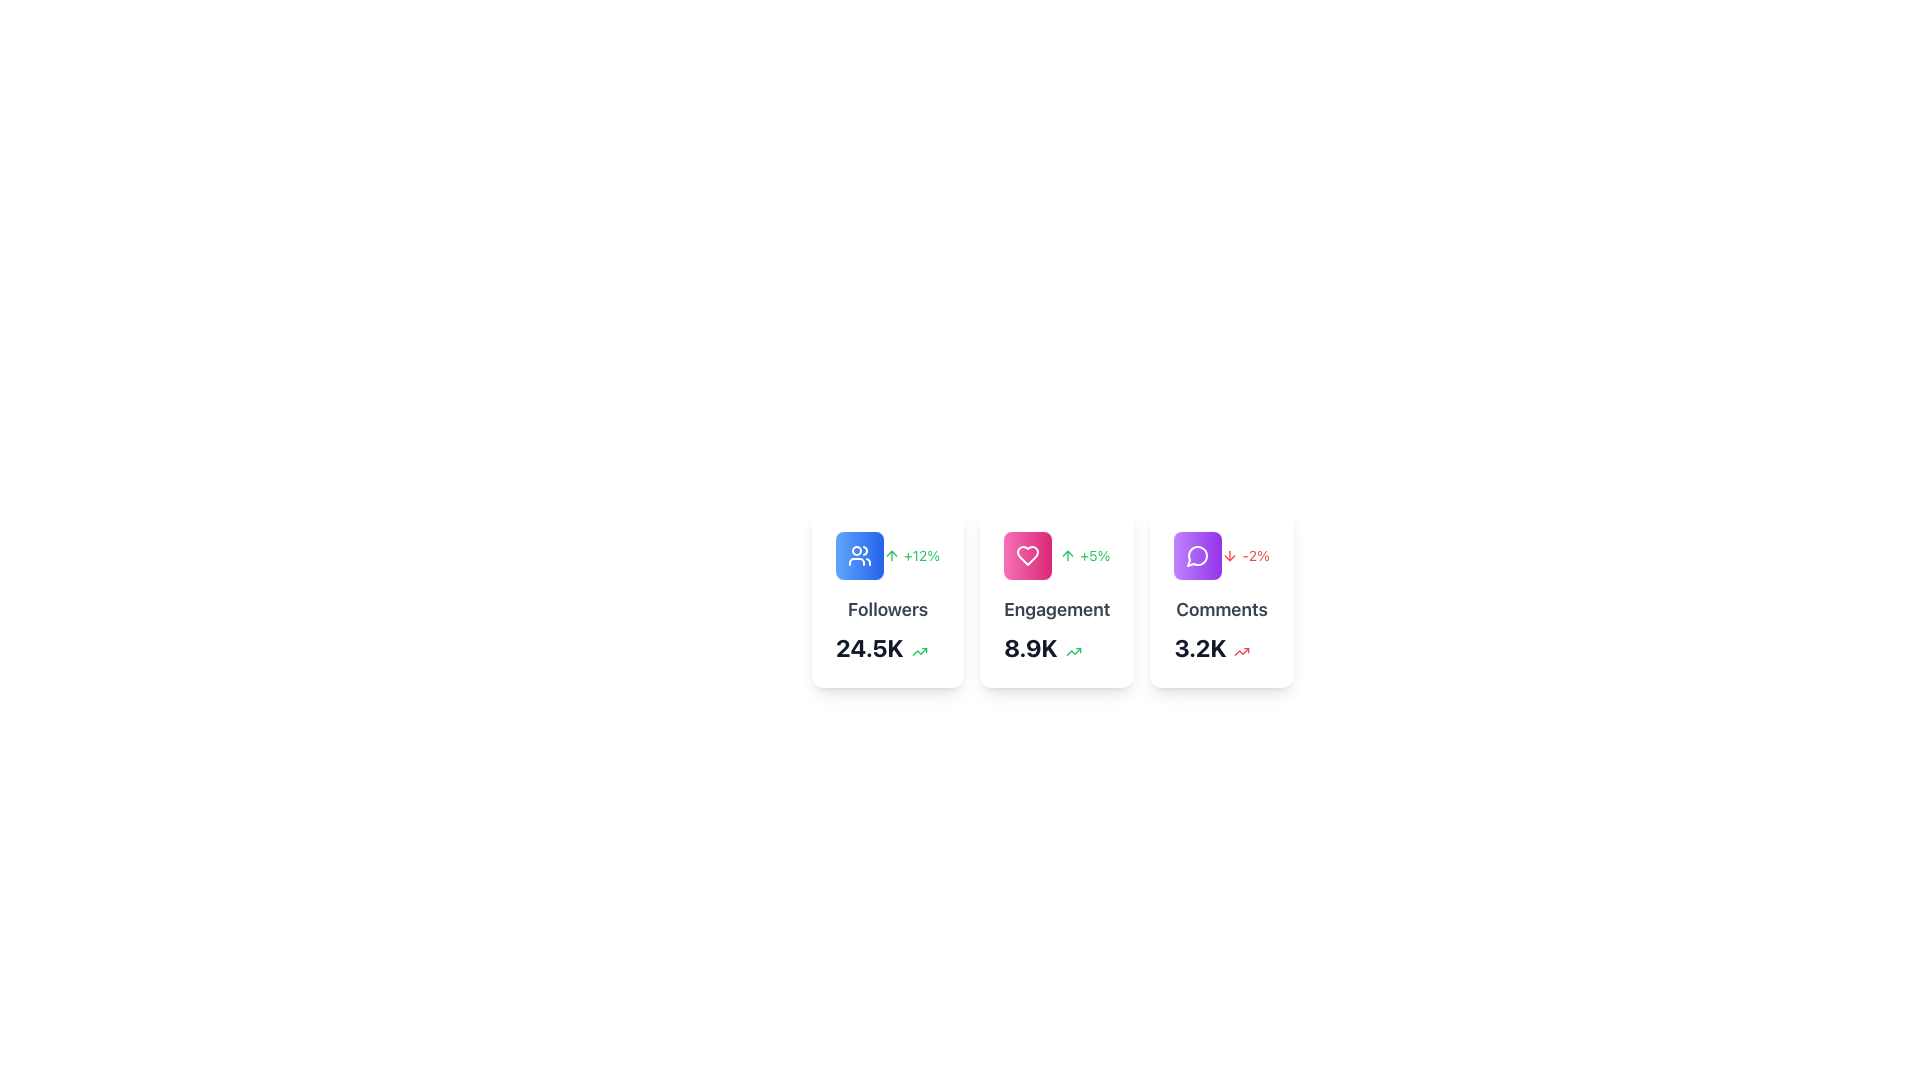 The width and height of the screenshot is (1920, 1080). Describe the element at coordinates (887, 596) in the screenshot. I see `the metrics displayed on the 'Followers' statistical metric card, which shows the title 'Followers' in bold, the number '24.5K', and a green '+12%' indicating an increase` at that location.